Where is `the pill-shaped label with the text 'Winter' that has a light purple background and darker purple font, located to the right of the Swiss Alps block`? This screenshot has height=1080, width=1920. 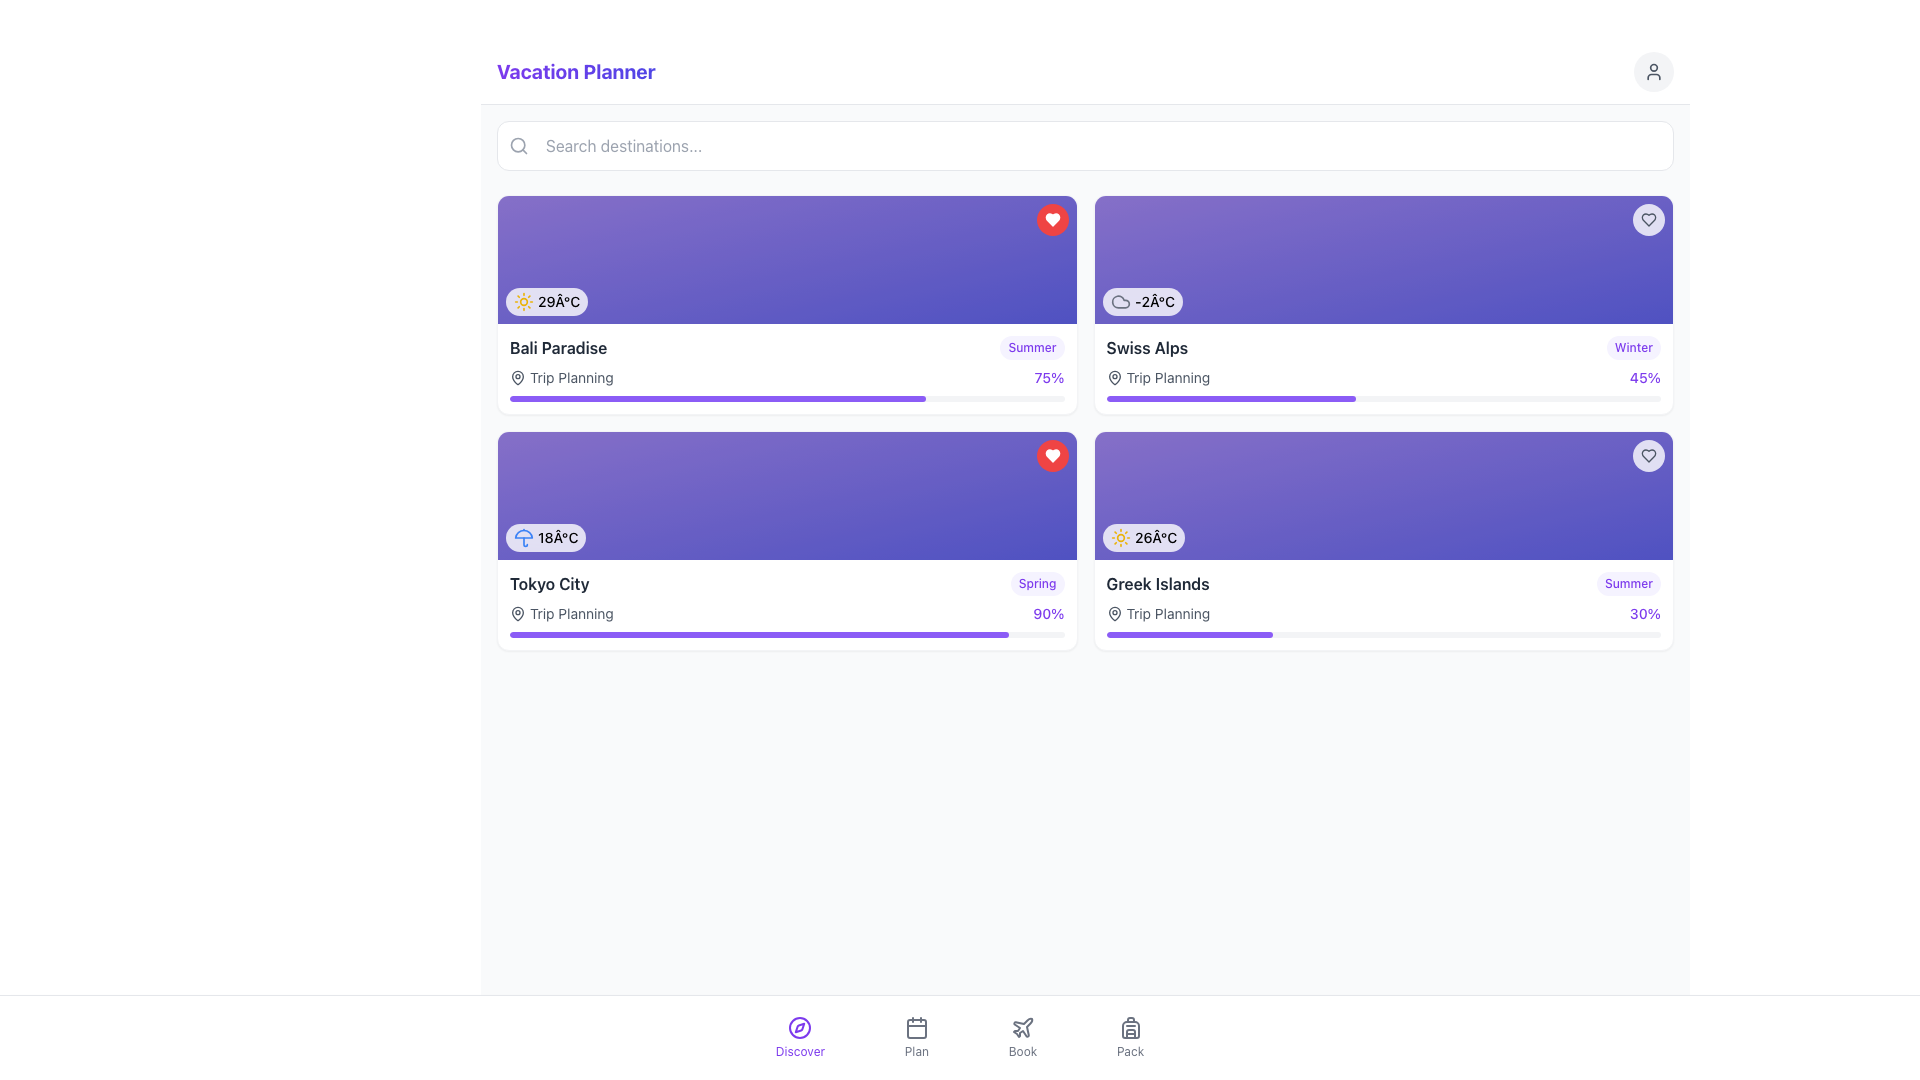
the pill-shaped label with the text 'Winter' that has a light purple background and darker purple font, located to the right of the Swiss Alps block is located at coordinates (1633, 346).